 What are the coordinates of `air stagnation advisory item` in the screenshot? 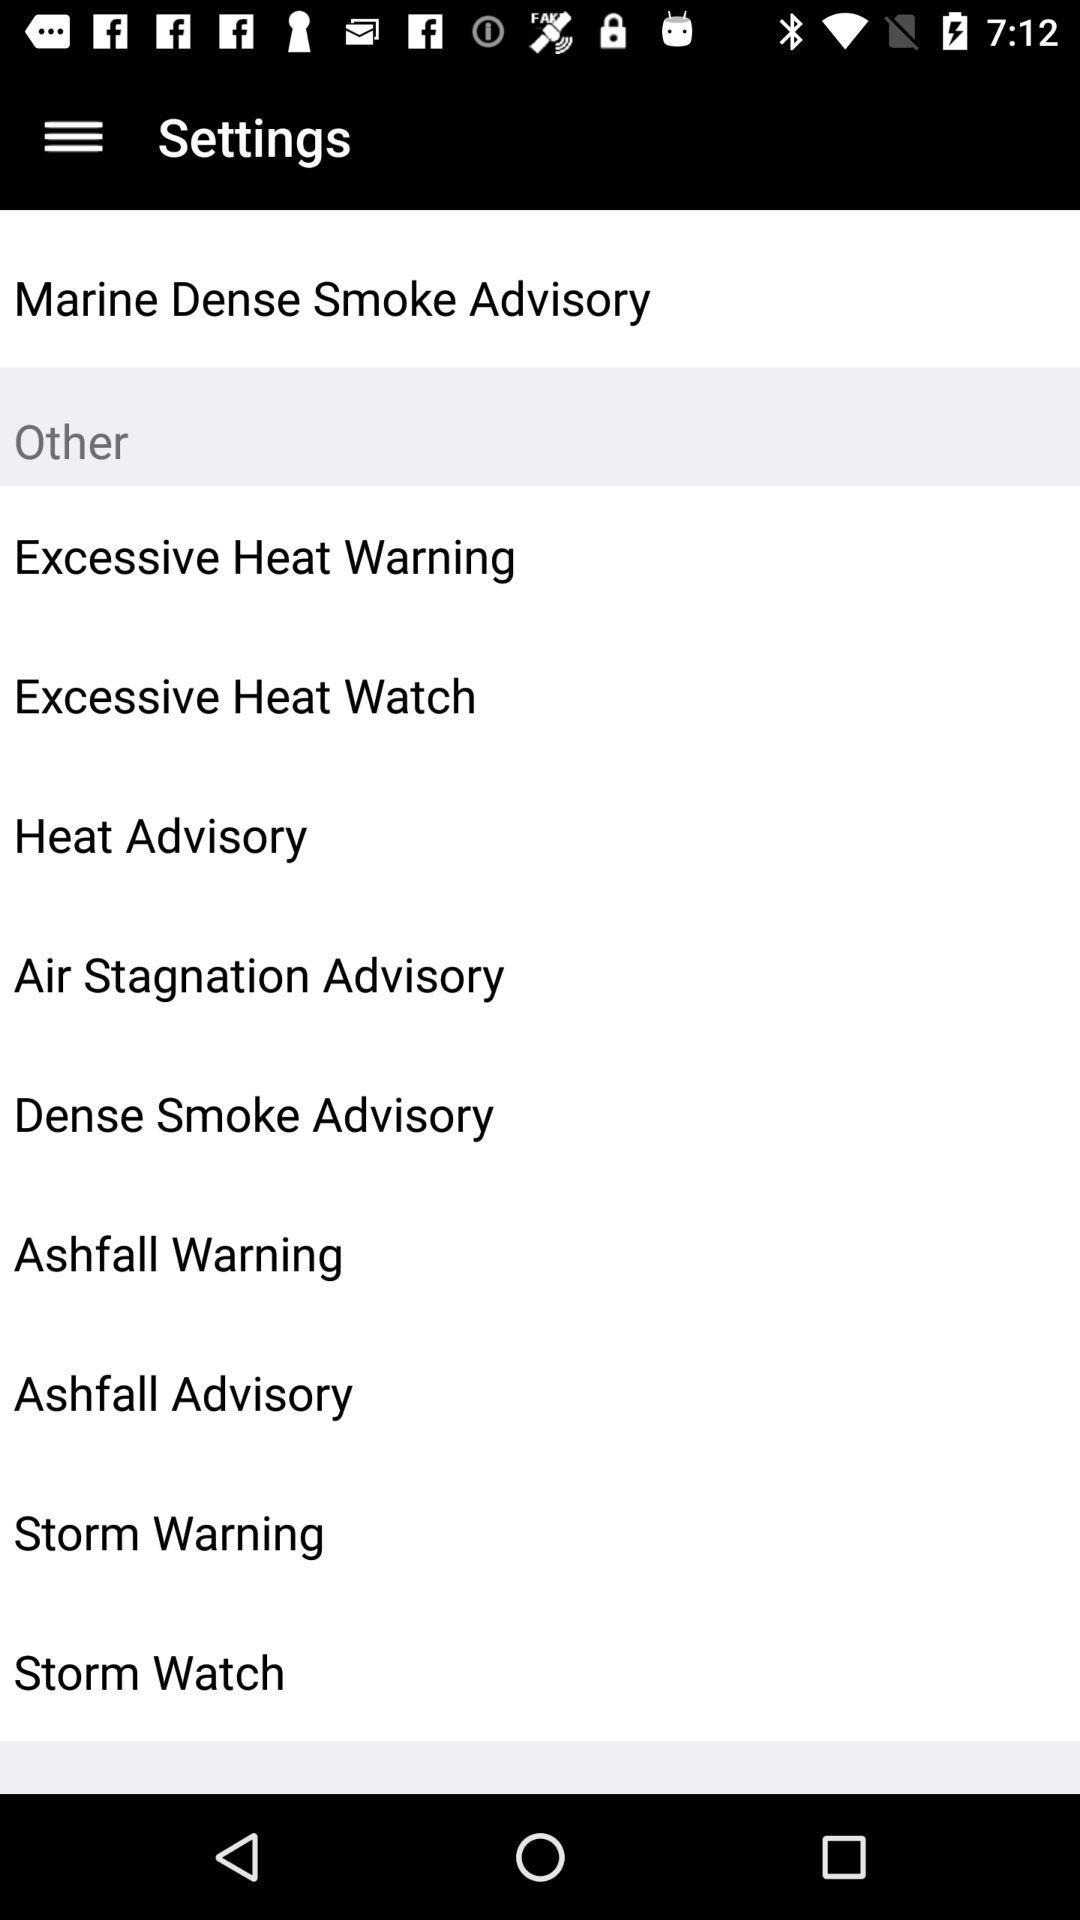 It's located at (483, 973).